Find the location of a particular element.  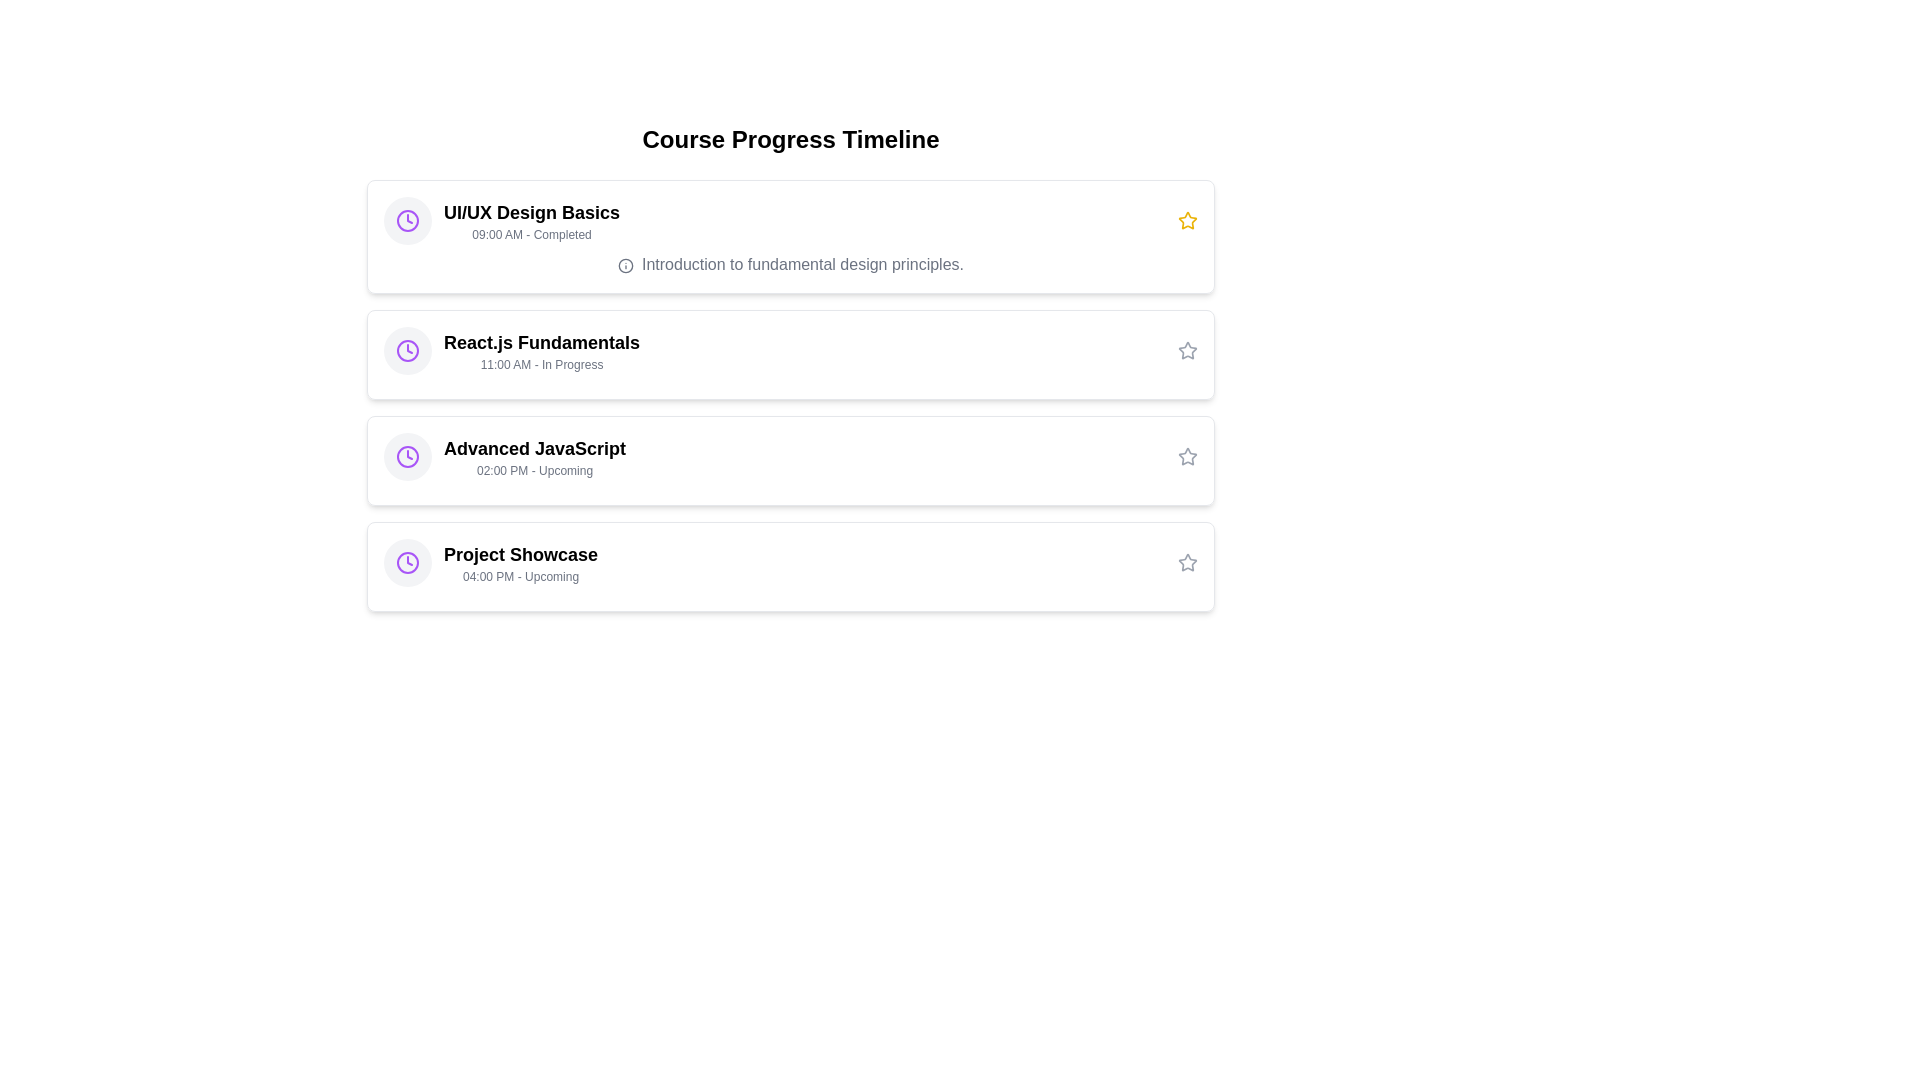

the Information Block displaying details about the upcoming course 'Advanced JavaScript' is located at coordinates (504, 456).